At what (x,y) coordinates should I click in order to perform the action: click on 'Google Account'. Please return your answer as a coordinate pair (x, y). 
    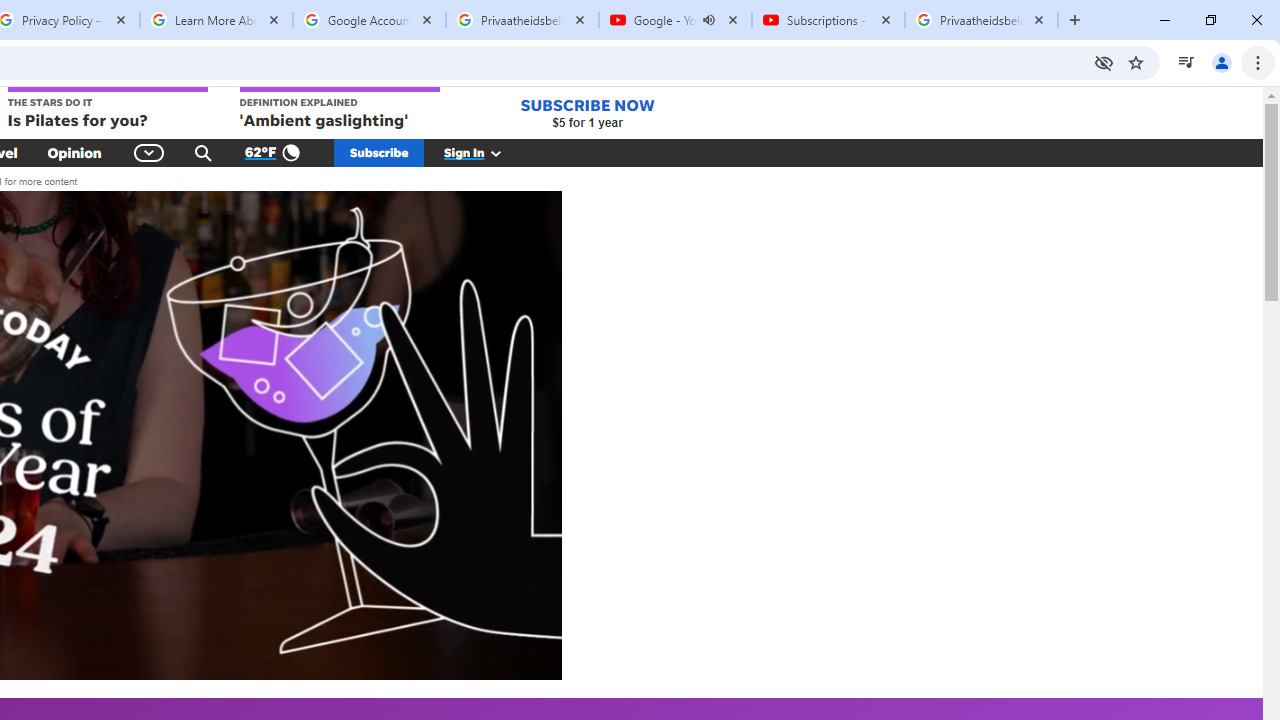
    Looking at the image, I should click on (369, 20).